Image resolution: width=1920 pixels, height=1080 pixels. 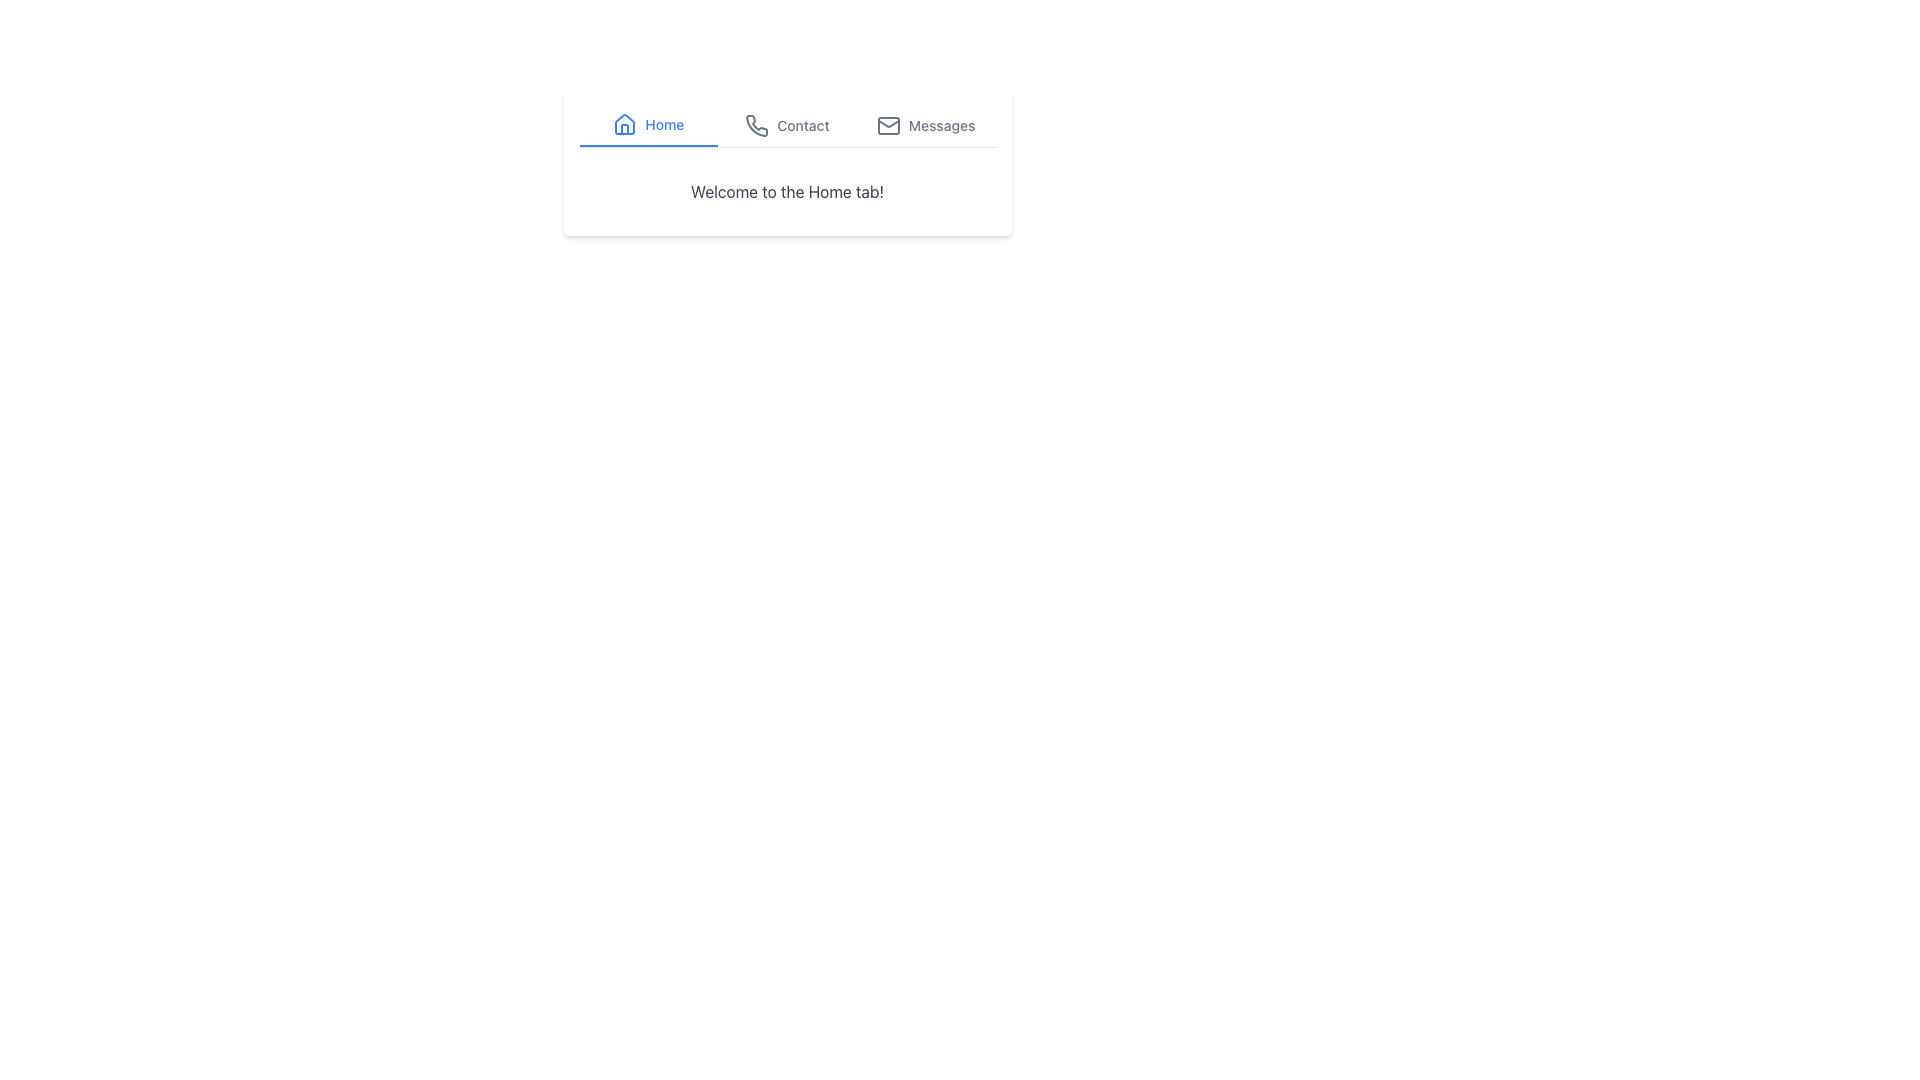 I want to click on the envelope-shaped 'Messages' icon, which represents the messaging functionality in the navigation menu, so click(x=887, y=126).